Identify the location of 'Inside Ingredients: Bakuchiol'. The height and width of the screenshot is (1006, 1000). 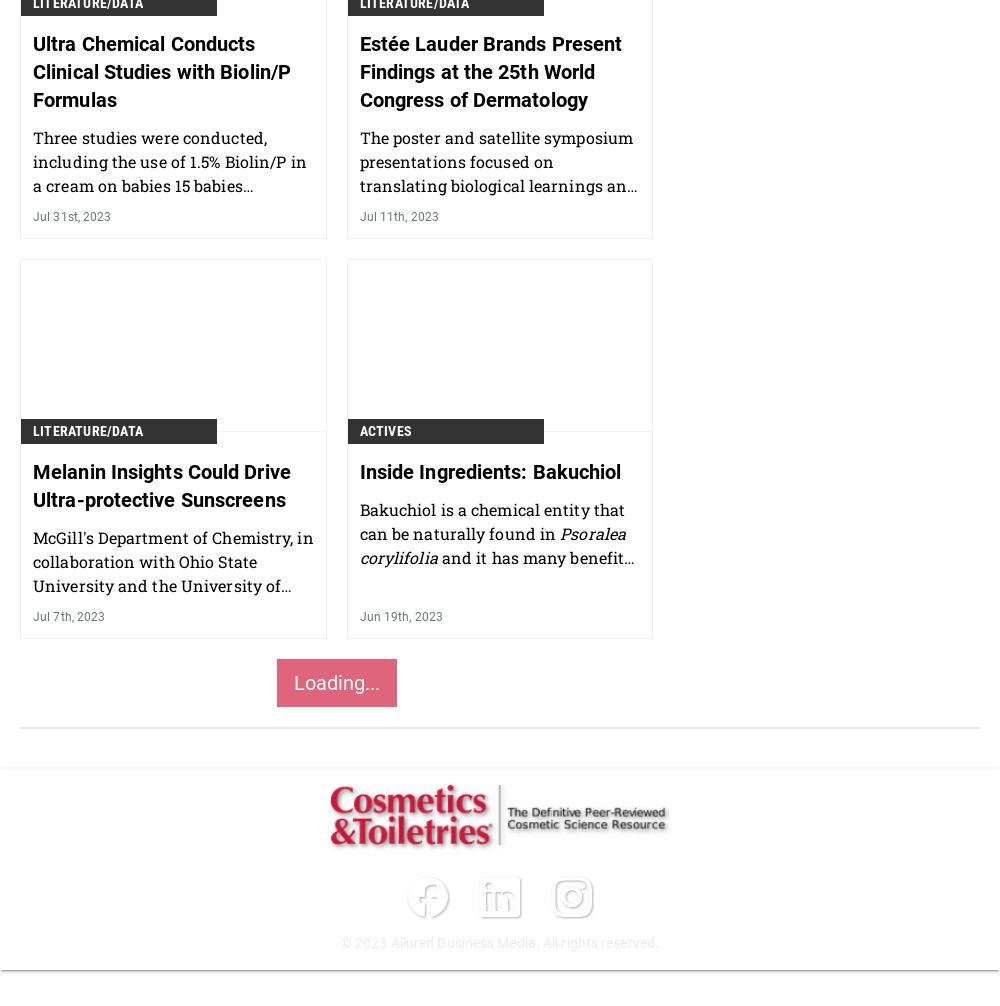
(489, 470).